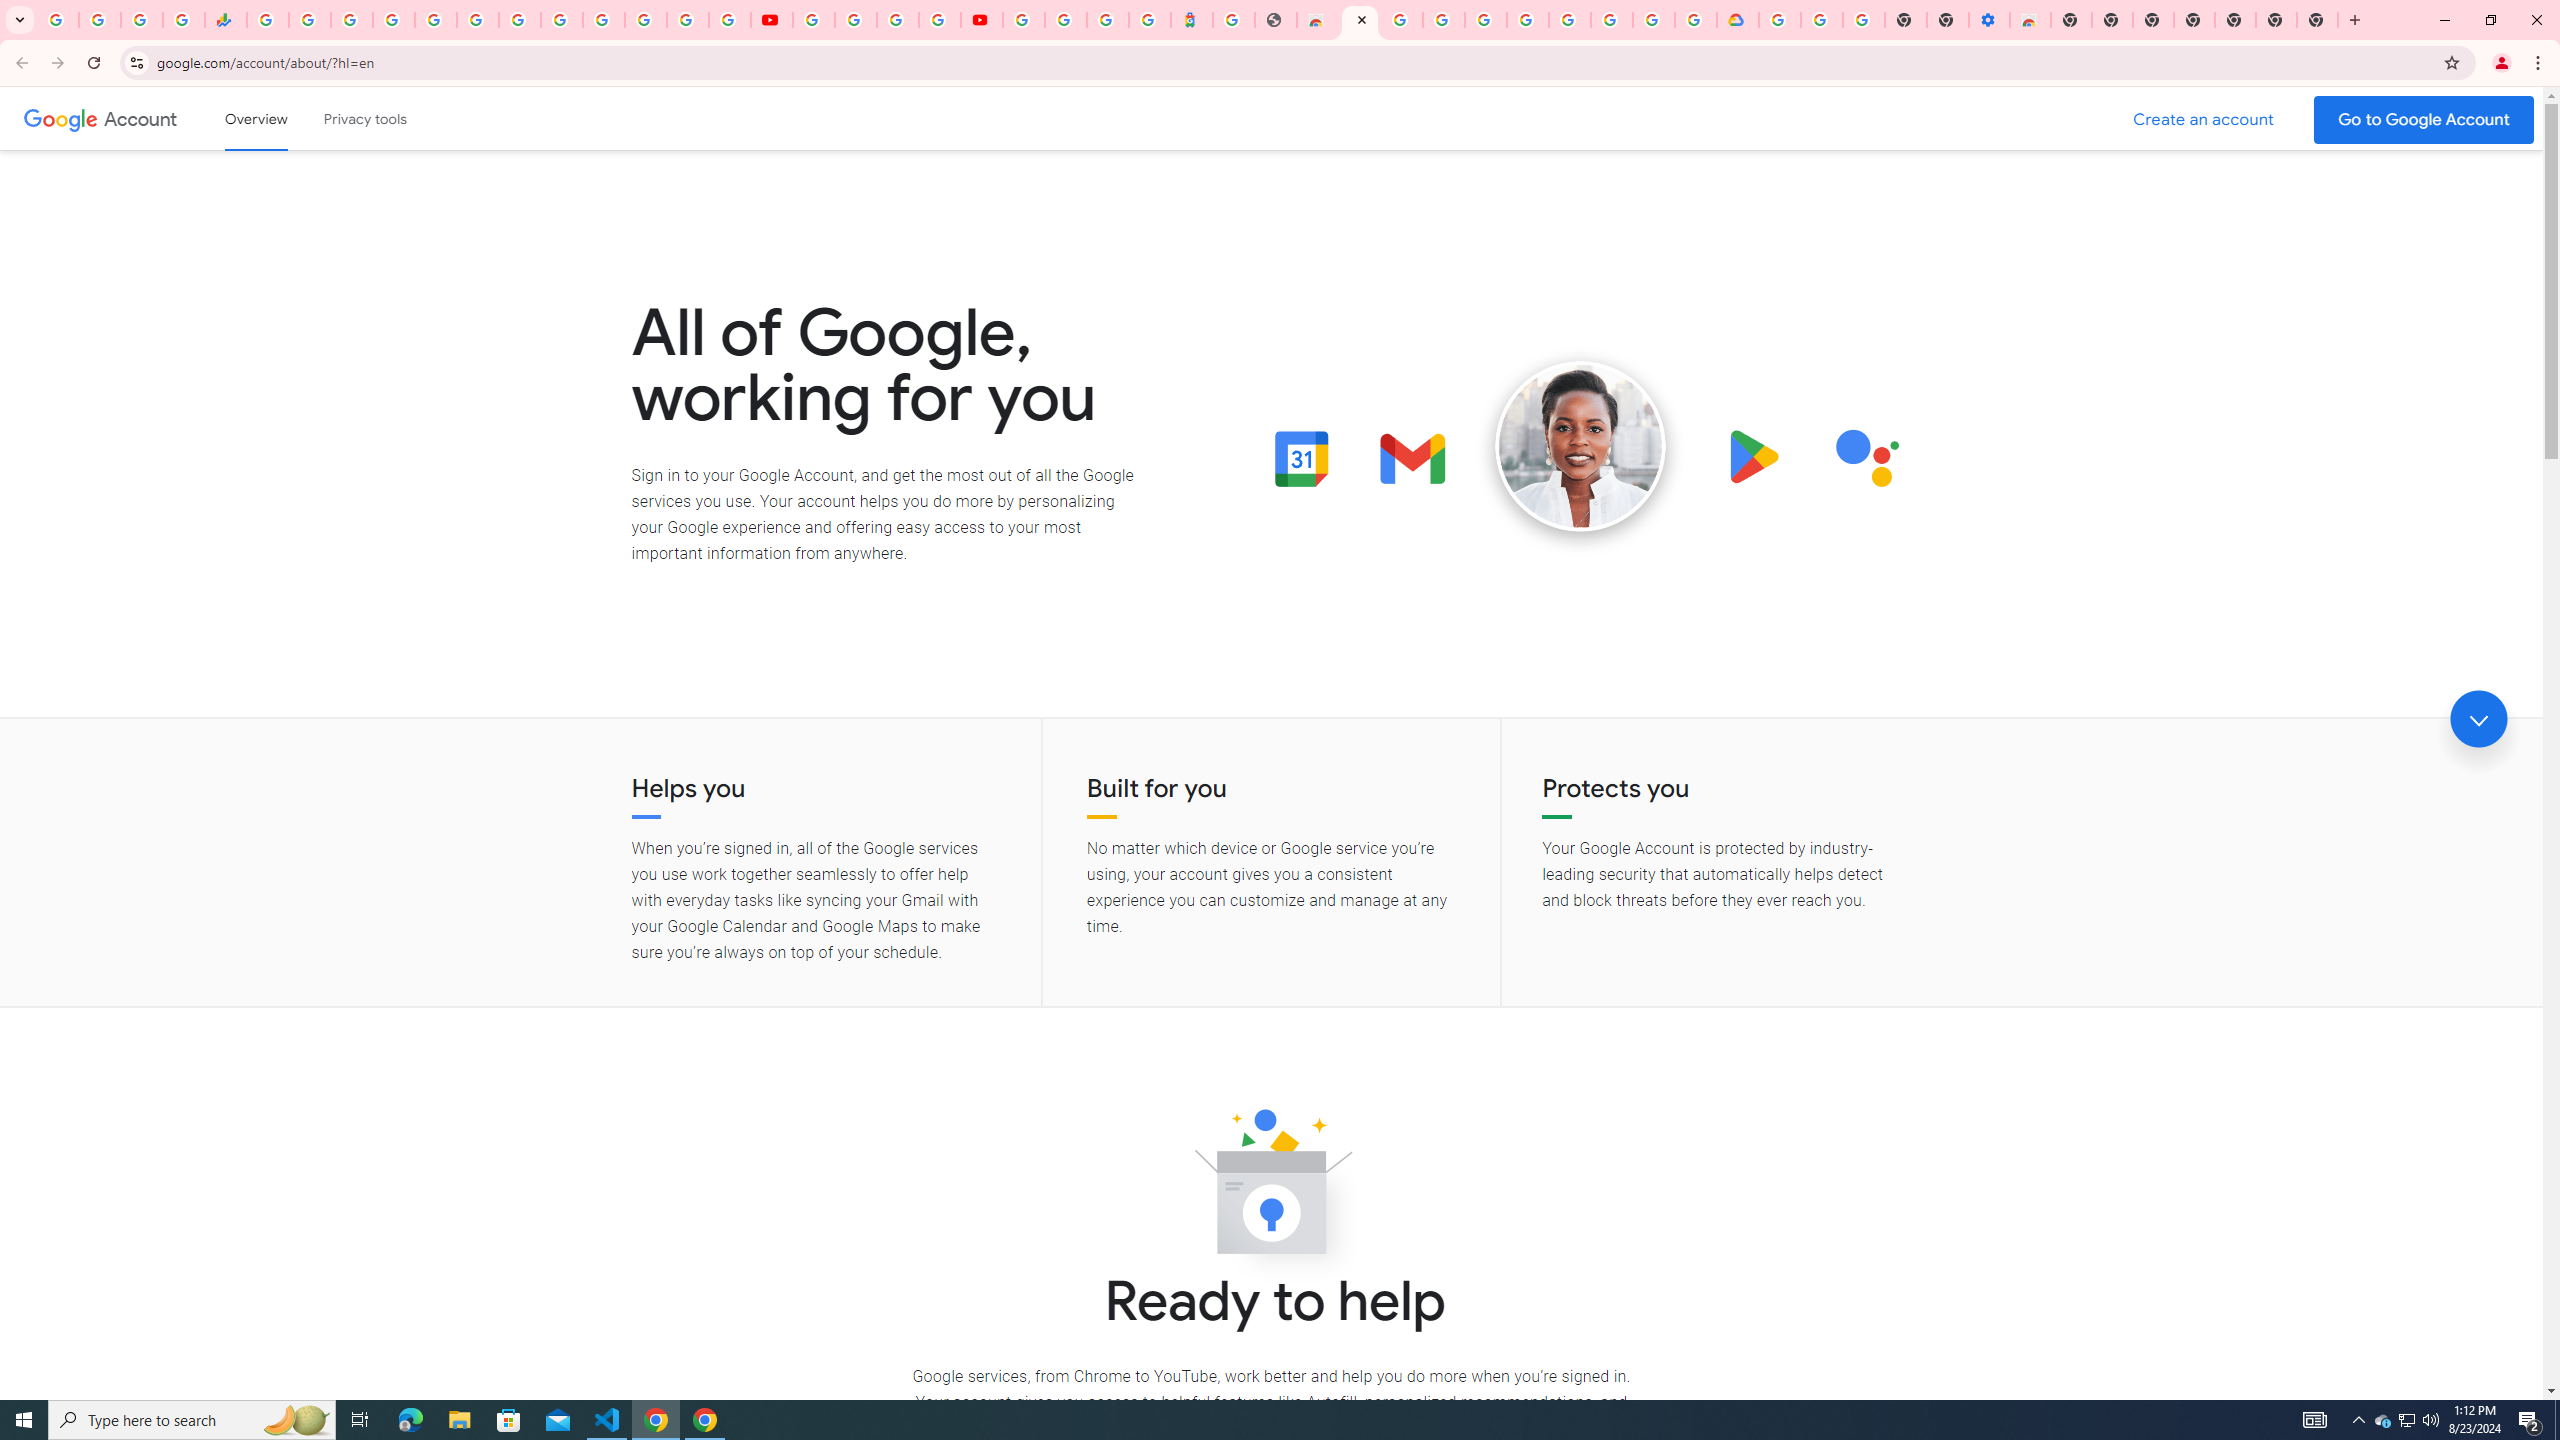 The width and height of the screenshot is (2560, 1440). Describe the element at coordinates (2030, 19) in the screenshot. I see `'Chrome Web Store - Accessibility extensions'` at that location.